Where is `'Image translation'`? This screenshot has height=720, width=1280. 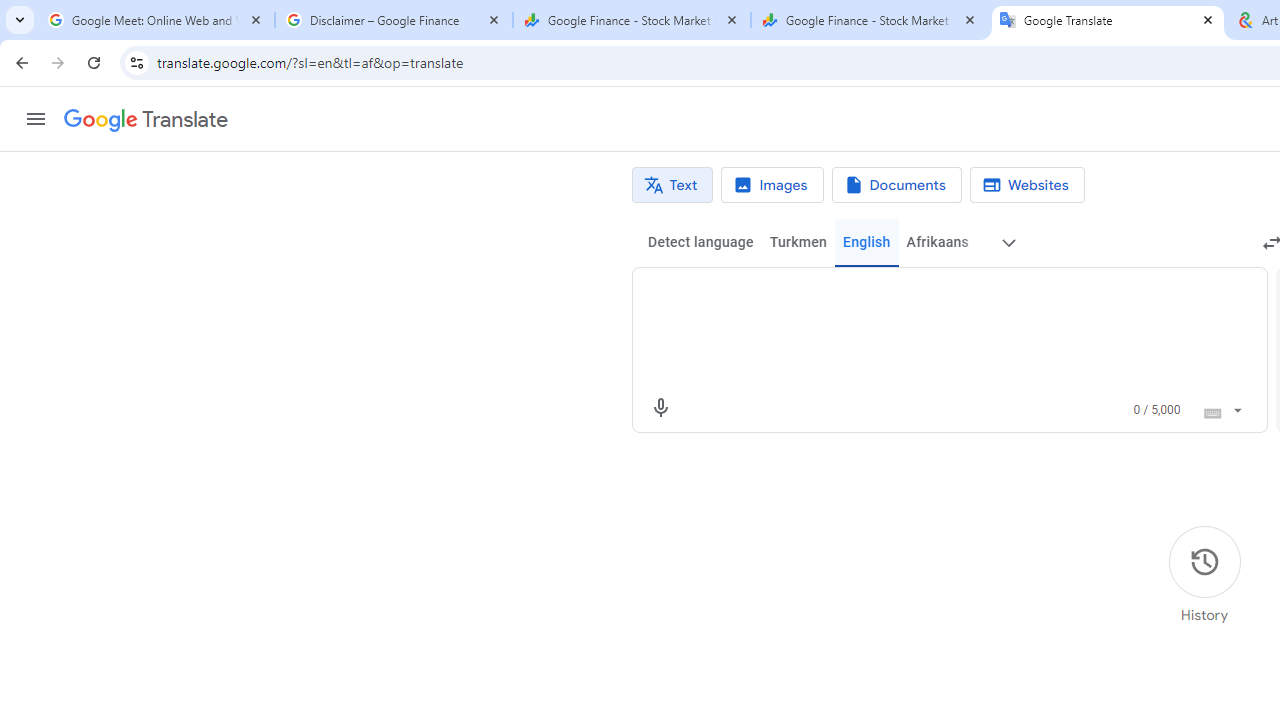 'Image translation' is located at coordinates (771, 185).